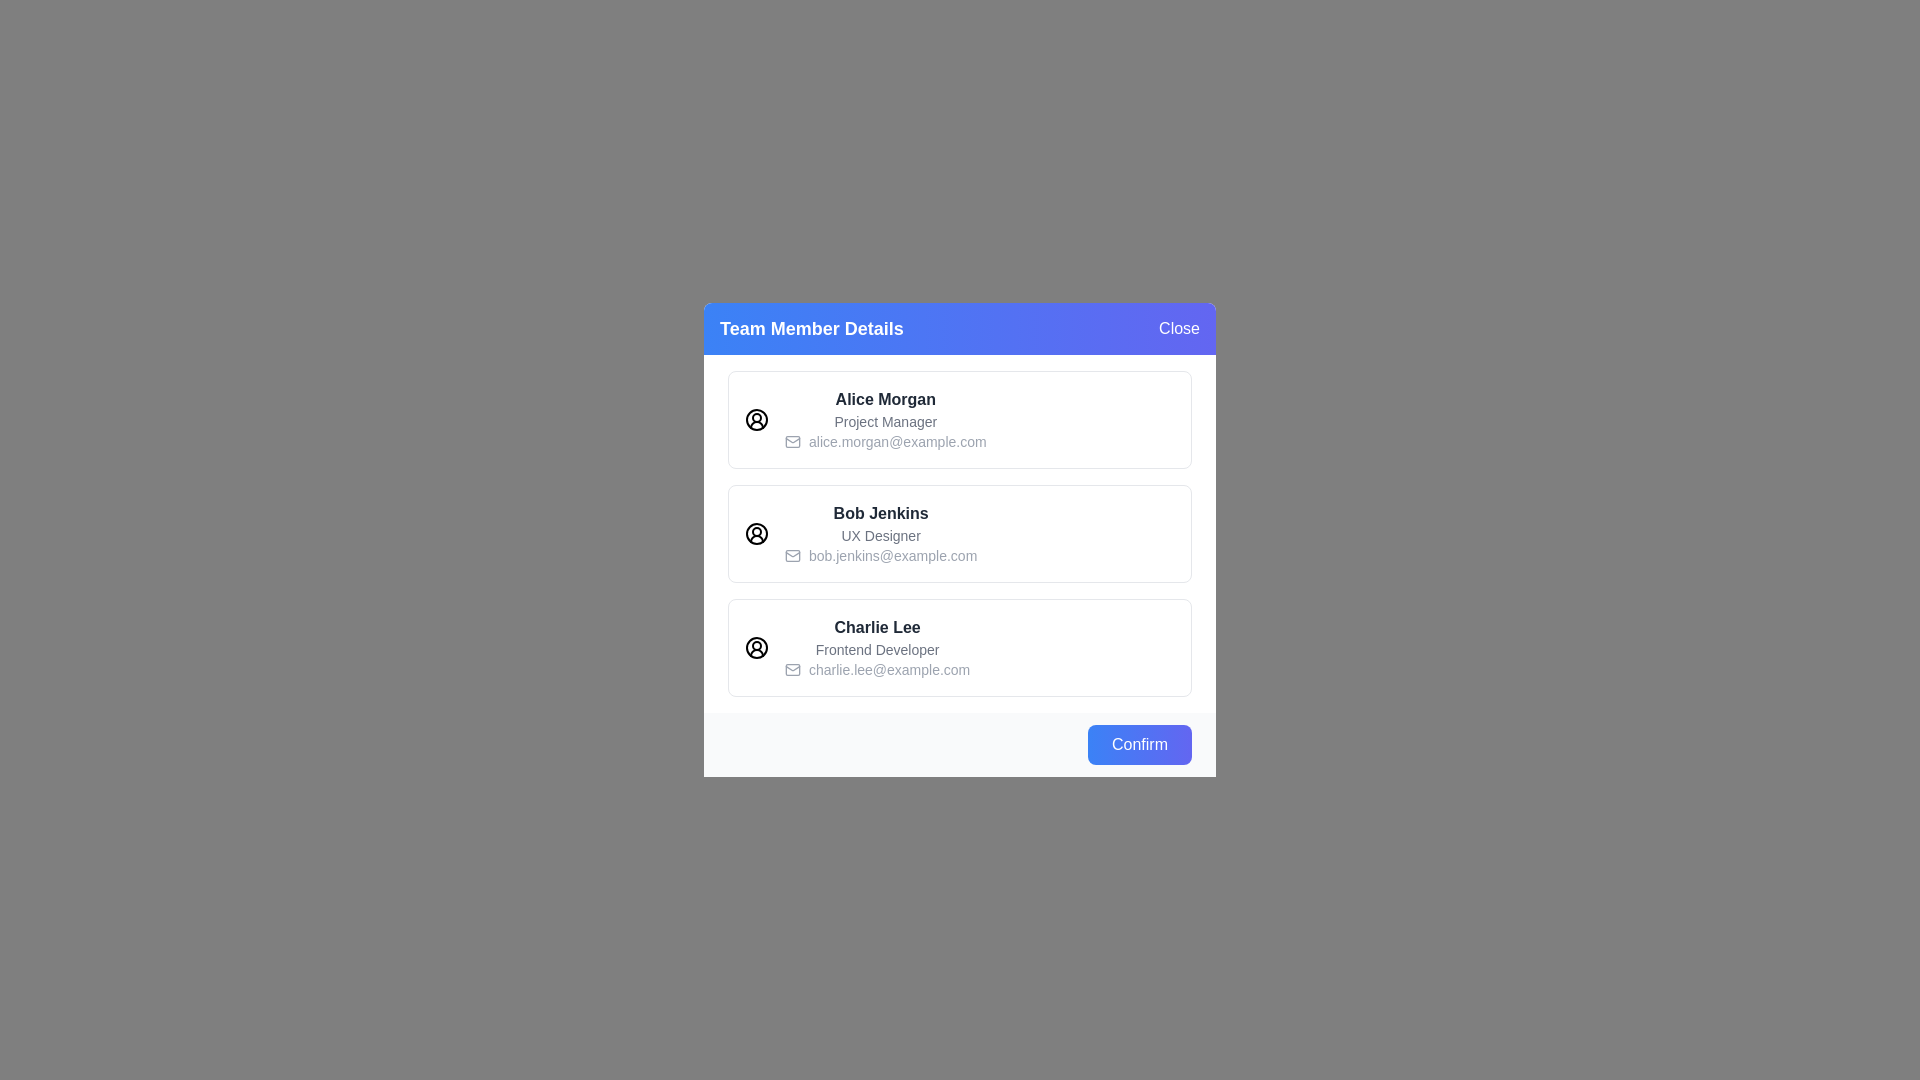 The height and width of the screenshot is (1080, 1920). Describe the element at coordinates (756, 648) in the screenshot. I see `the circular outline icon representing a user, part of the profile image for 'Charlie Lee, Frontend Developer', located in the third section under the 'Team Member Details' header` at that location.